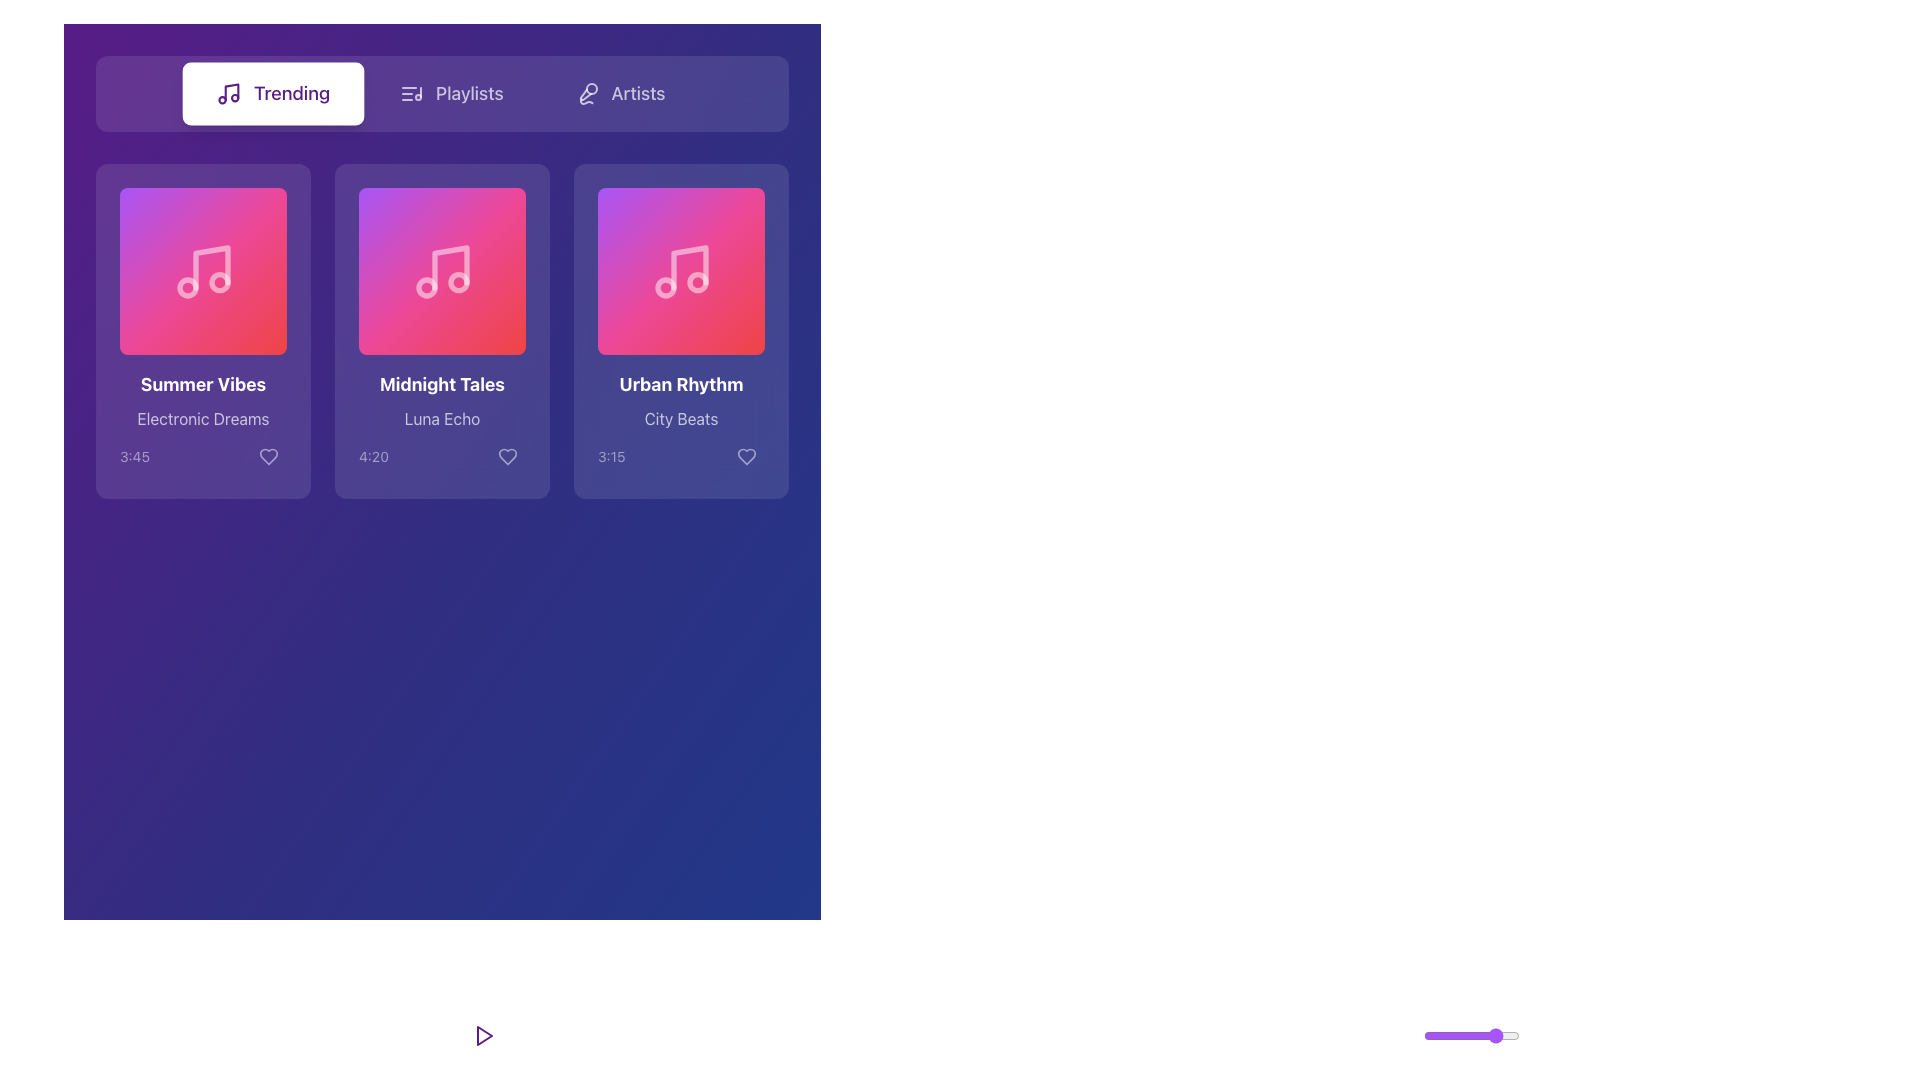  What do you see at coordinates (746, 456) in the screenshot?
I see `the 'favorite' button located at the bottom-right corner of the 'Urban Rhythm' card, next to the duration '3:15', to favorite or unfavorite the content` at bounding box center [746, 456].